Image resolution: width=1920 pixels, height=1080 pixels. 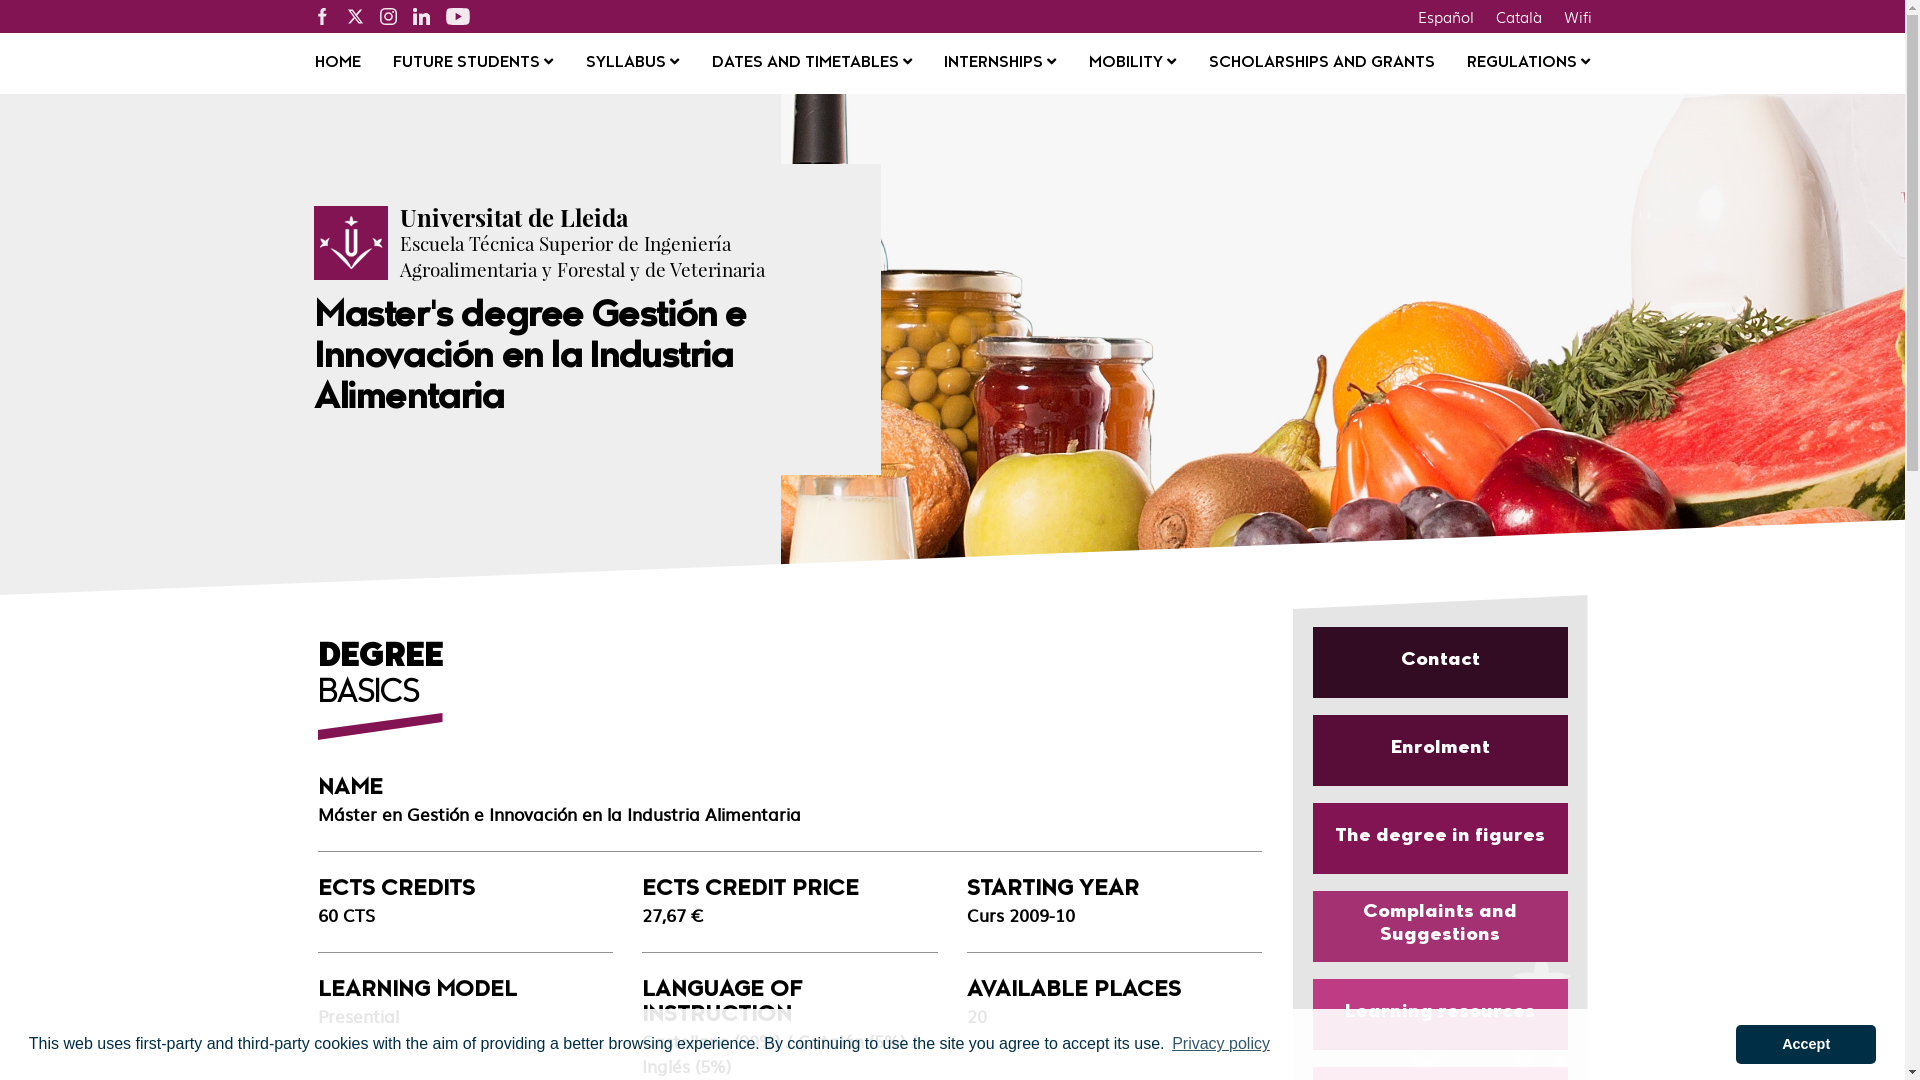 What do you see at coordinates (1527, 62) in the screenshot?
I see `'REGULATIONS'` at bounding box center [1527, 62].